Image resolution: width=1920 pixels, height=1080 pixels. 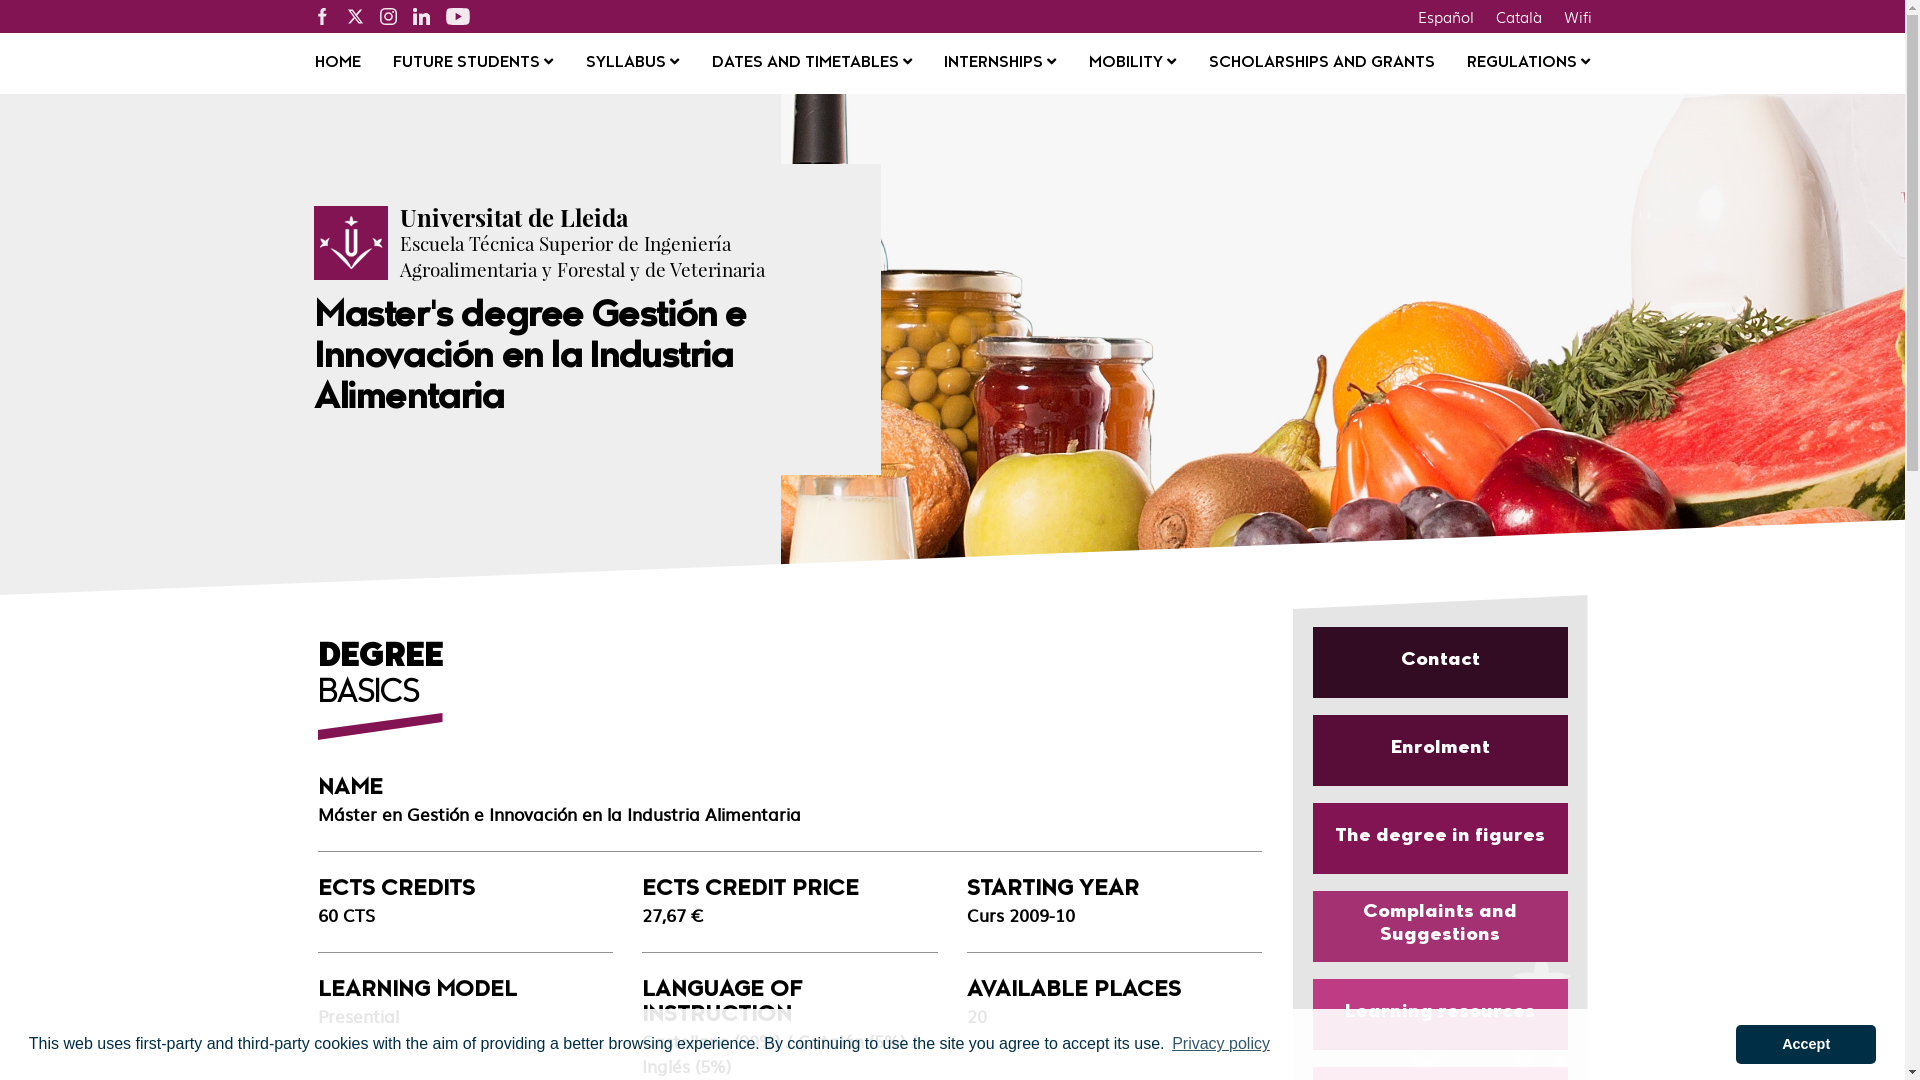 What do you see at coordinates (1527, 62) in the screenshot?
I see `'REGULATIONS'` at bounding box center [1527, 62].